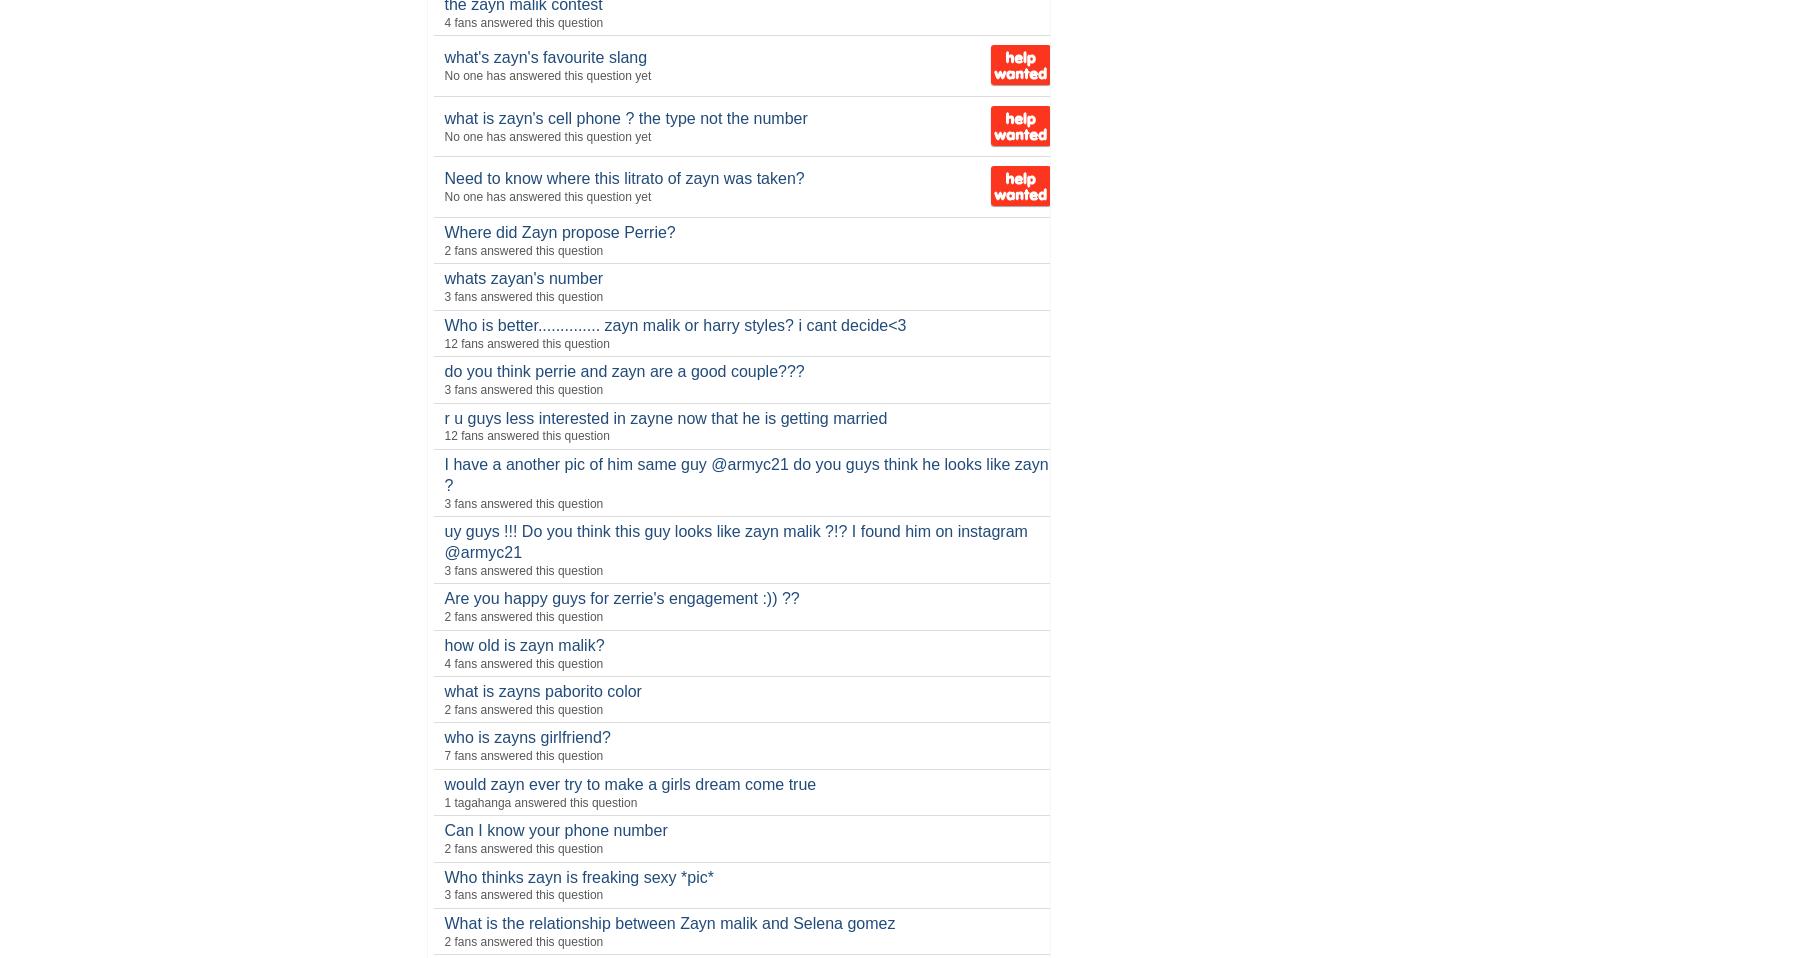 Image resolution: width=1797 pixels, height=958 pixels. What do you see at coordinates (623, 370) in the screenshot?
I see `'do you think perrie and zayn are a good couple???'` at bounding box center [623, 370].